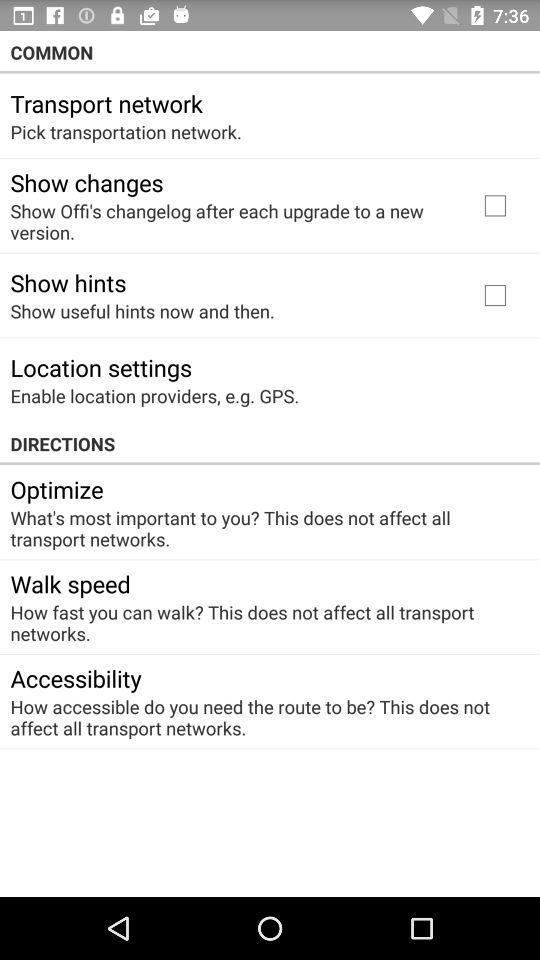  I want to click on pick transportation network. icon, so click(126, 131).